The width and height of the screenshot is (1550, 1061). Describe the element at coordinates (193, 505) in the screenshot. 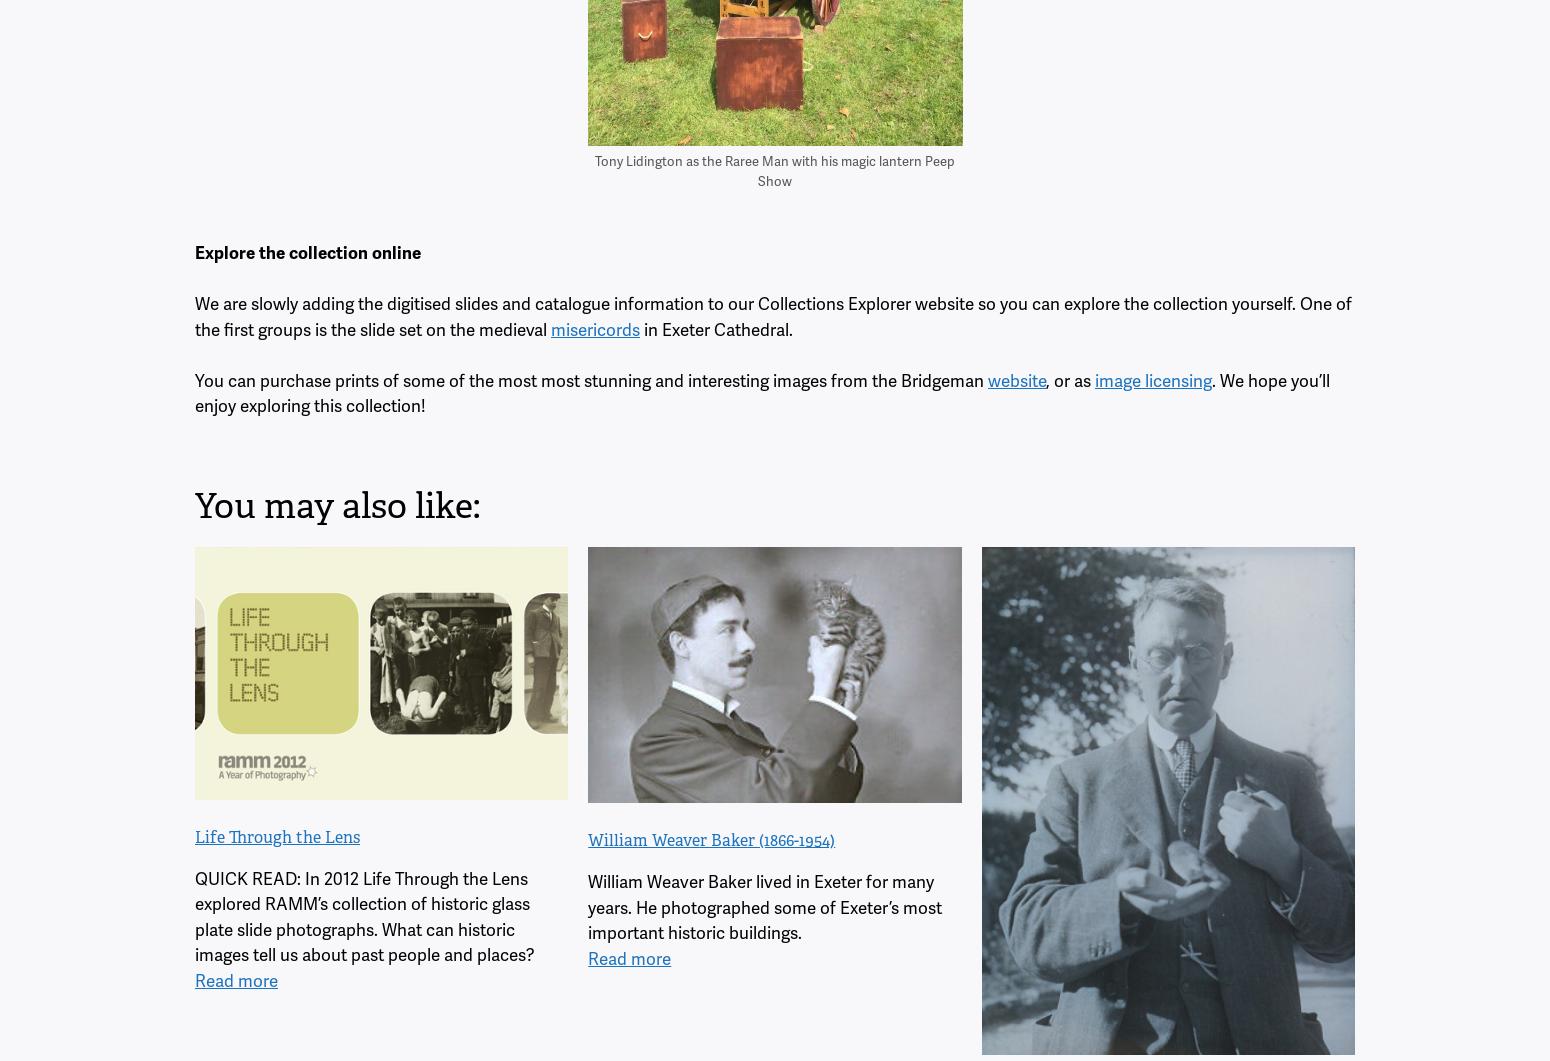

I see `'You may also like:'` at that location.